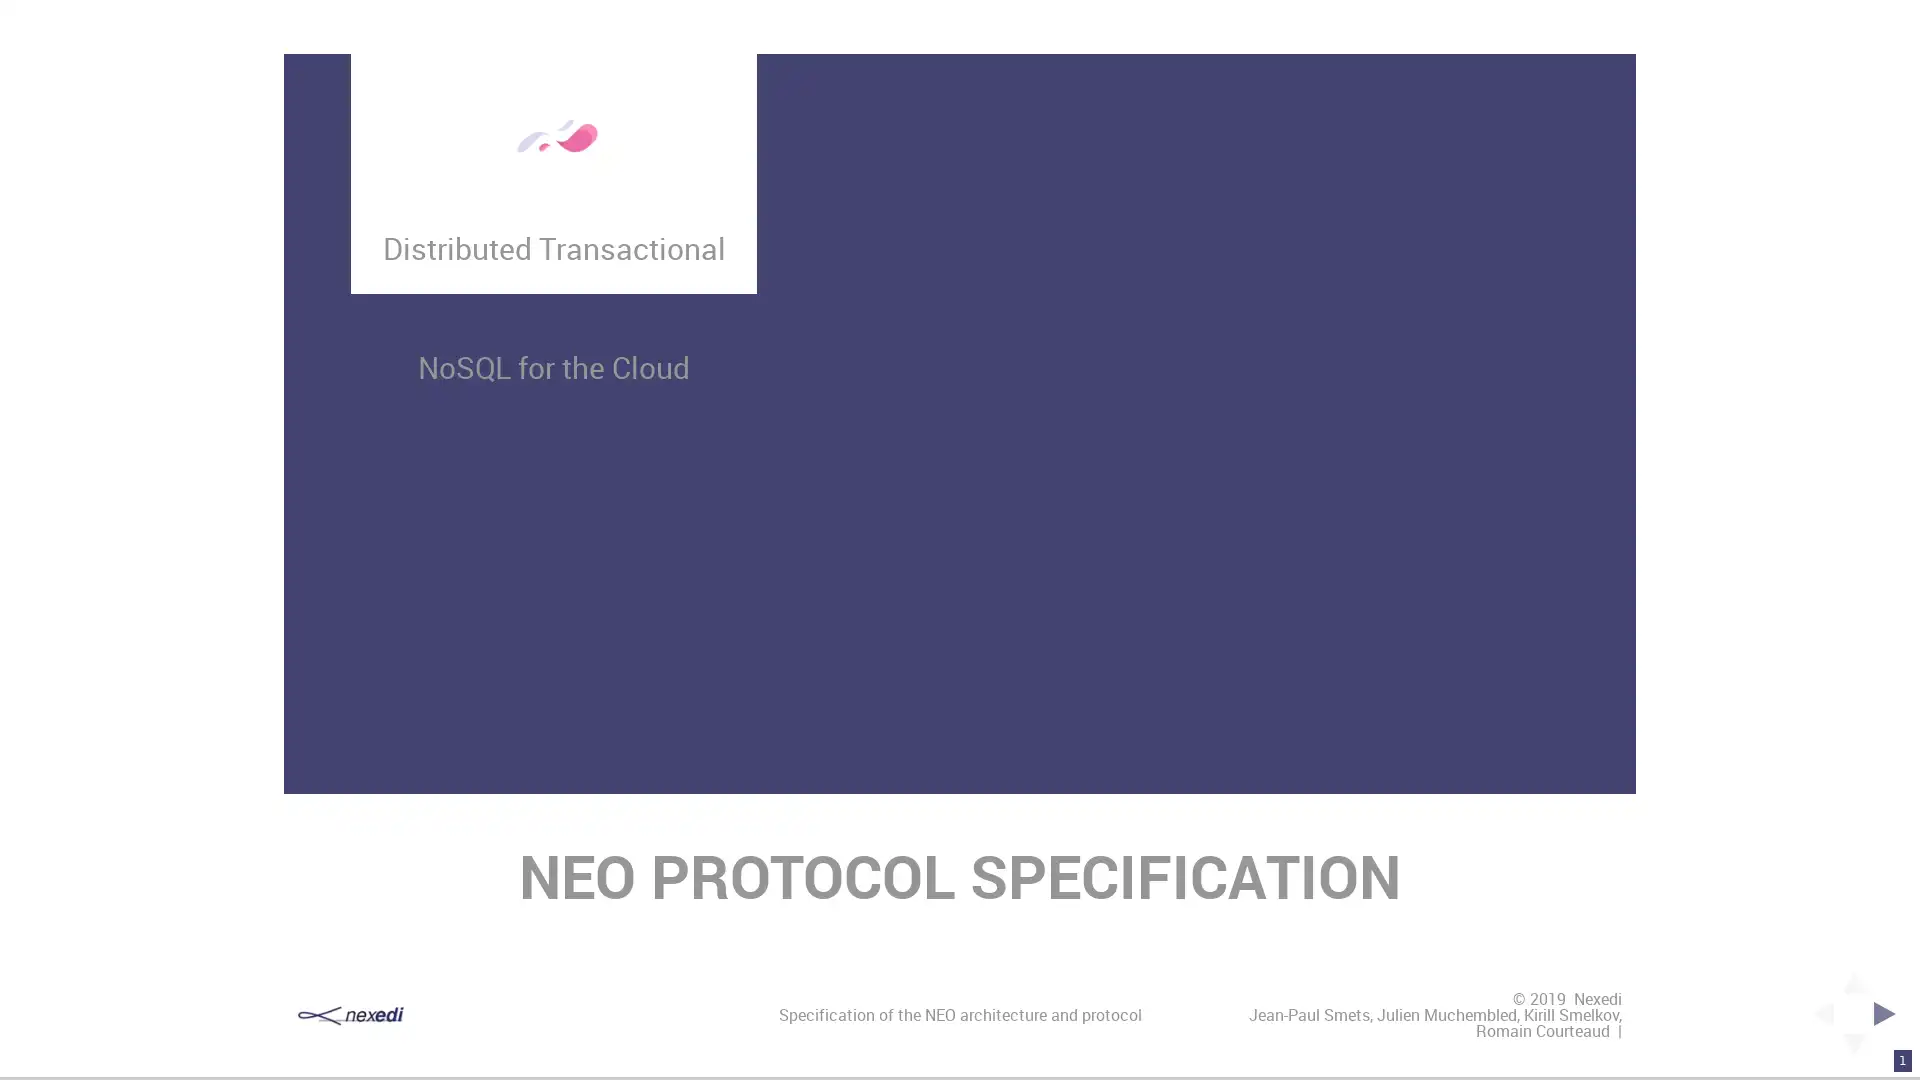  I want to click on above slide, so click(1852, 975).